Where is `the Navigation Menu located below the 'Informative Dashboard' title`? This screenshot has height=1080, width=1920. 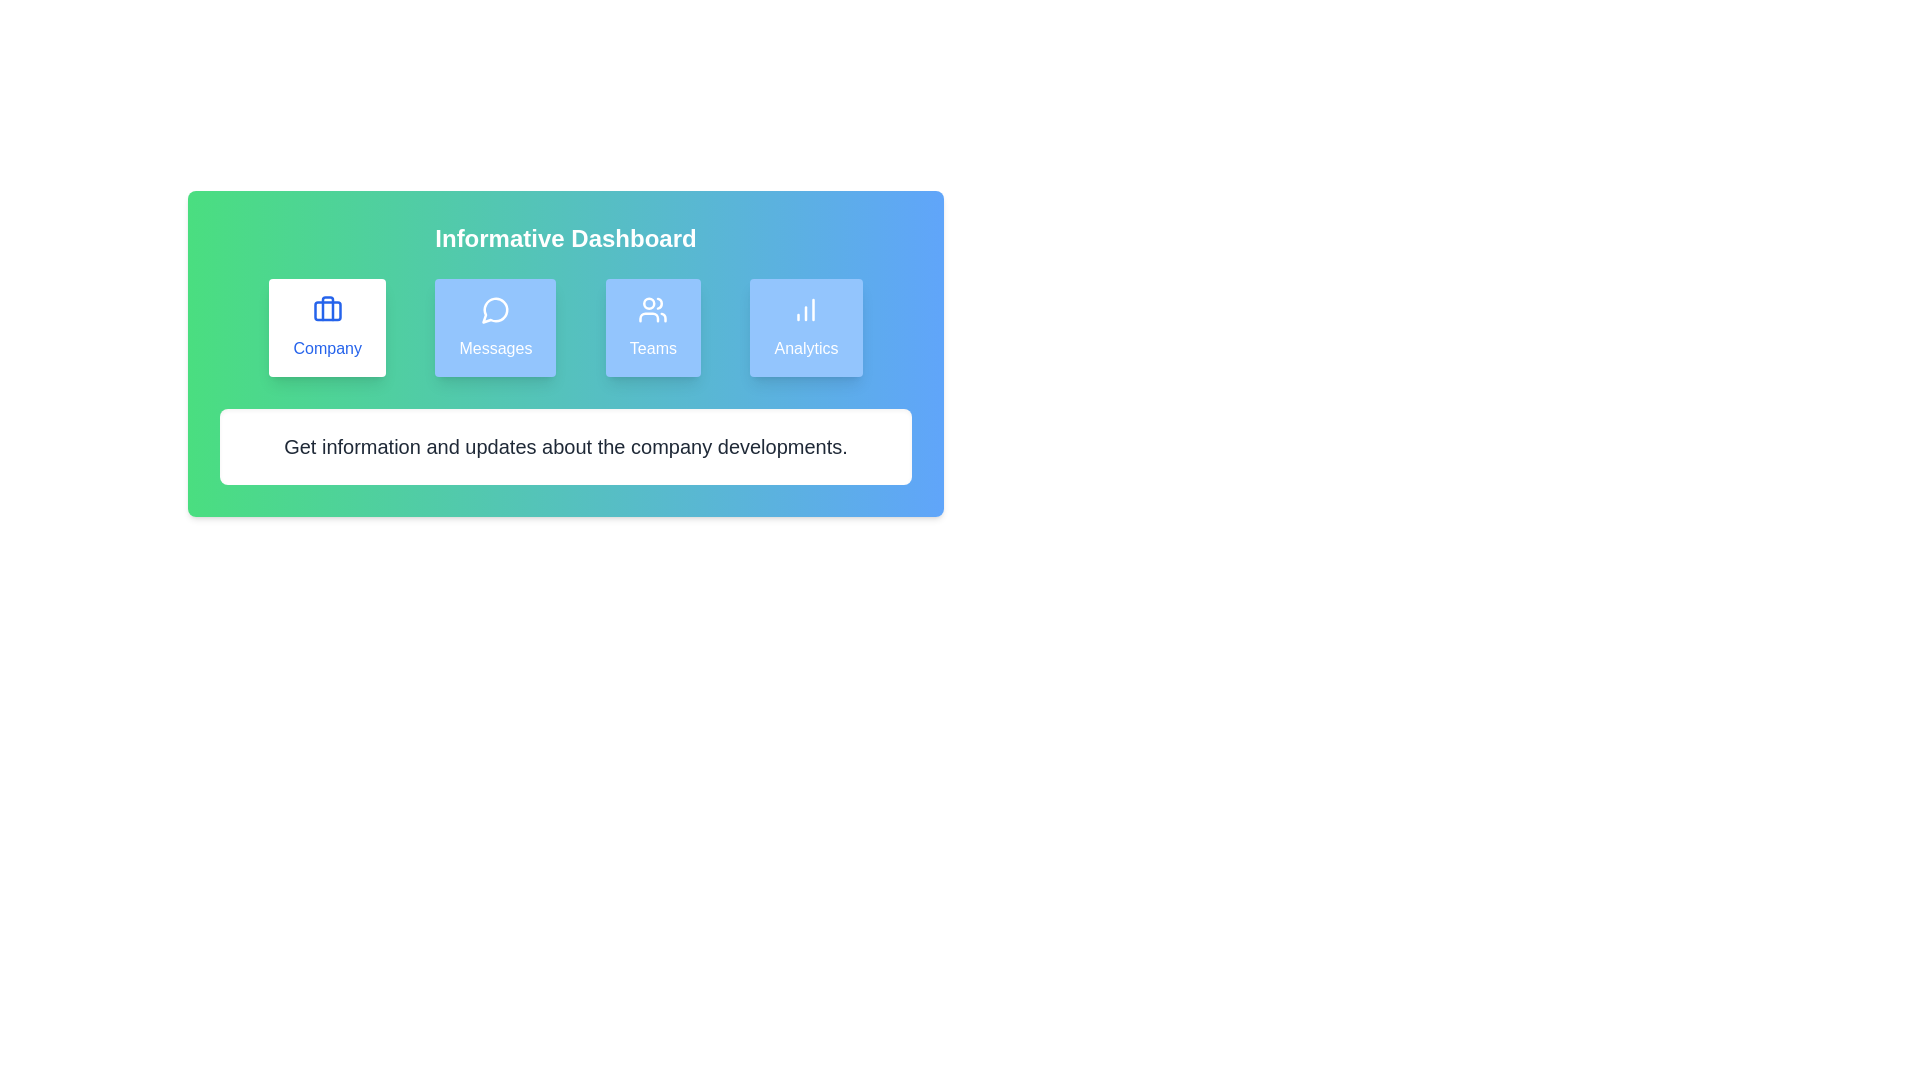
the Navigation Menu located below the 'Informative Dashboard' title is located at coordinates (565, 326).